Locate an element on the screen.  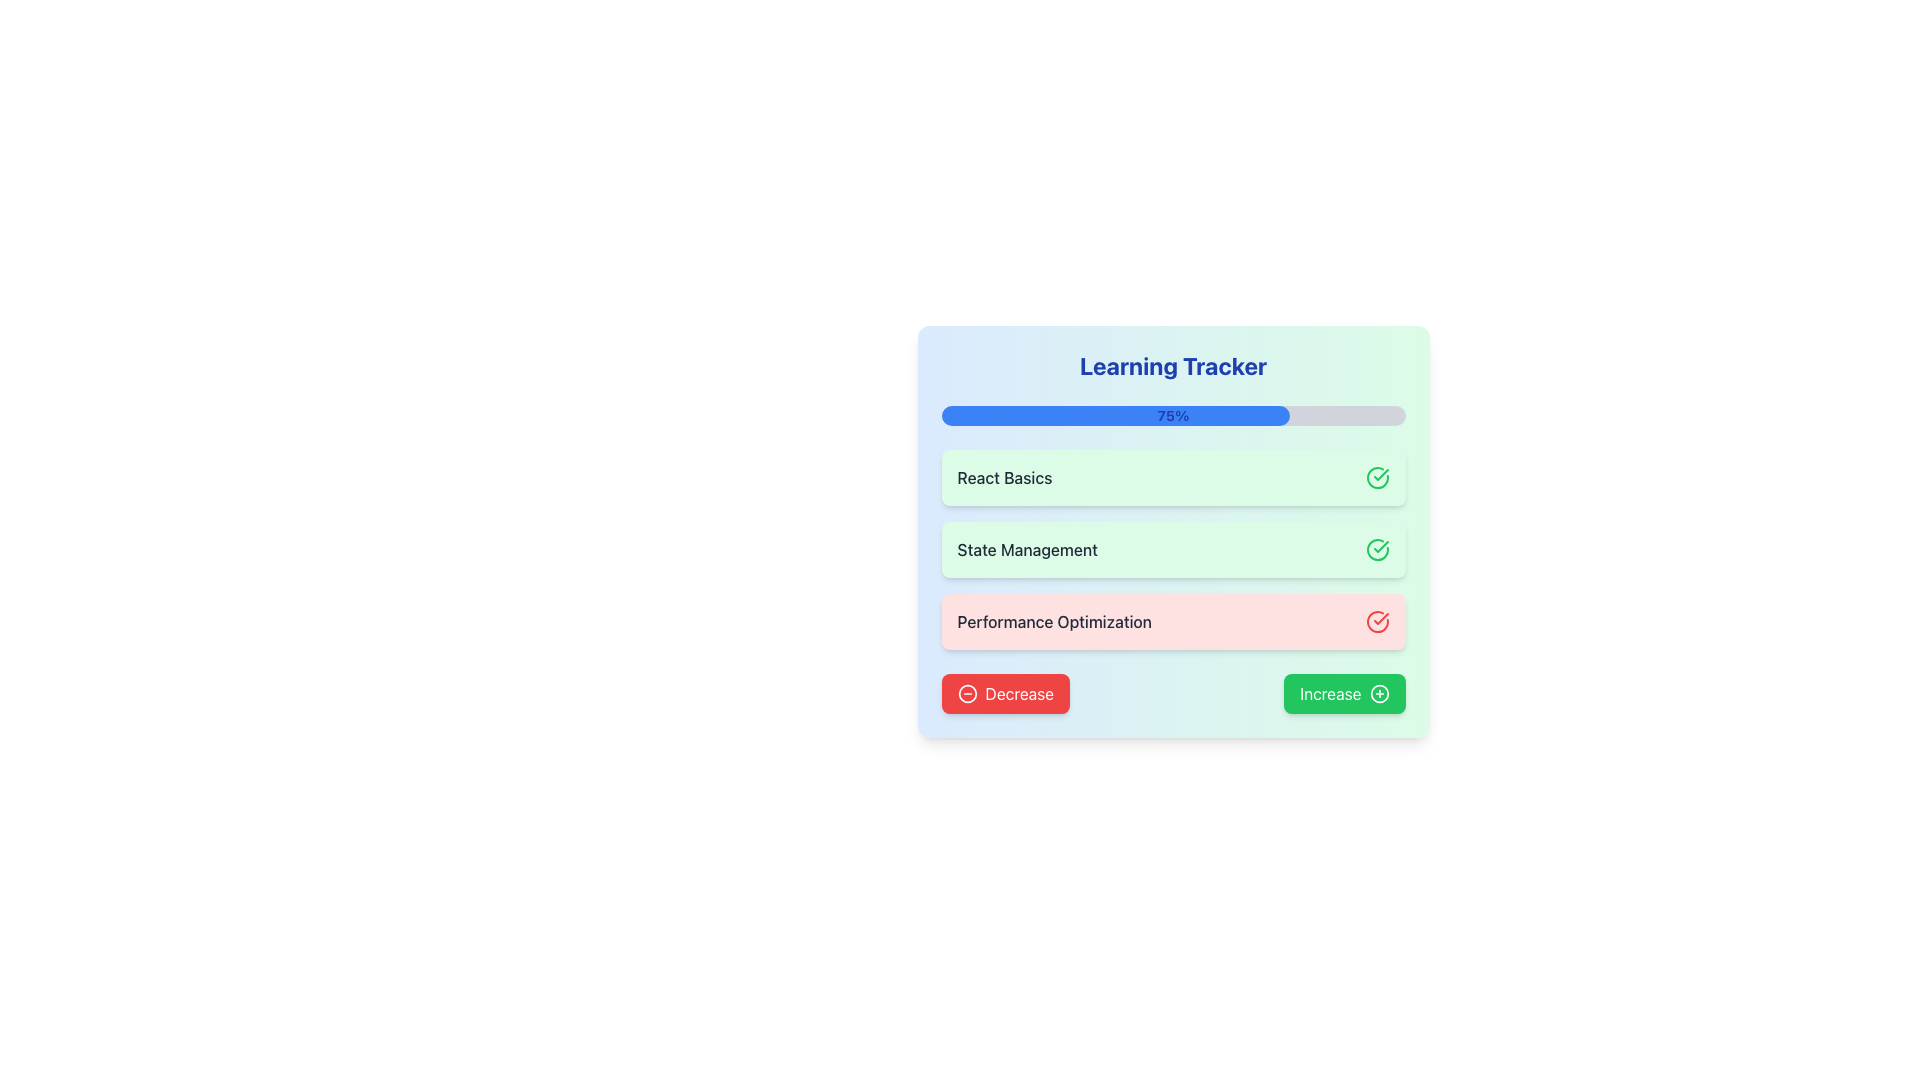
the plus icon inside a circle located on the right-hand side of the green 'Increase' button at the bottom-right of the Learning Tracker interface is located at coordinates (1378, 693).